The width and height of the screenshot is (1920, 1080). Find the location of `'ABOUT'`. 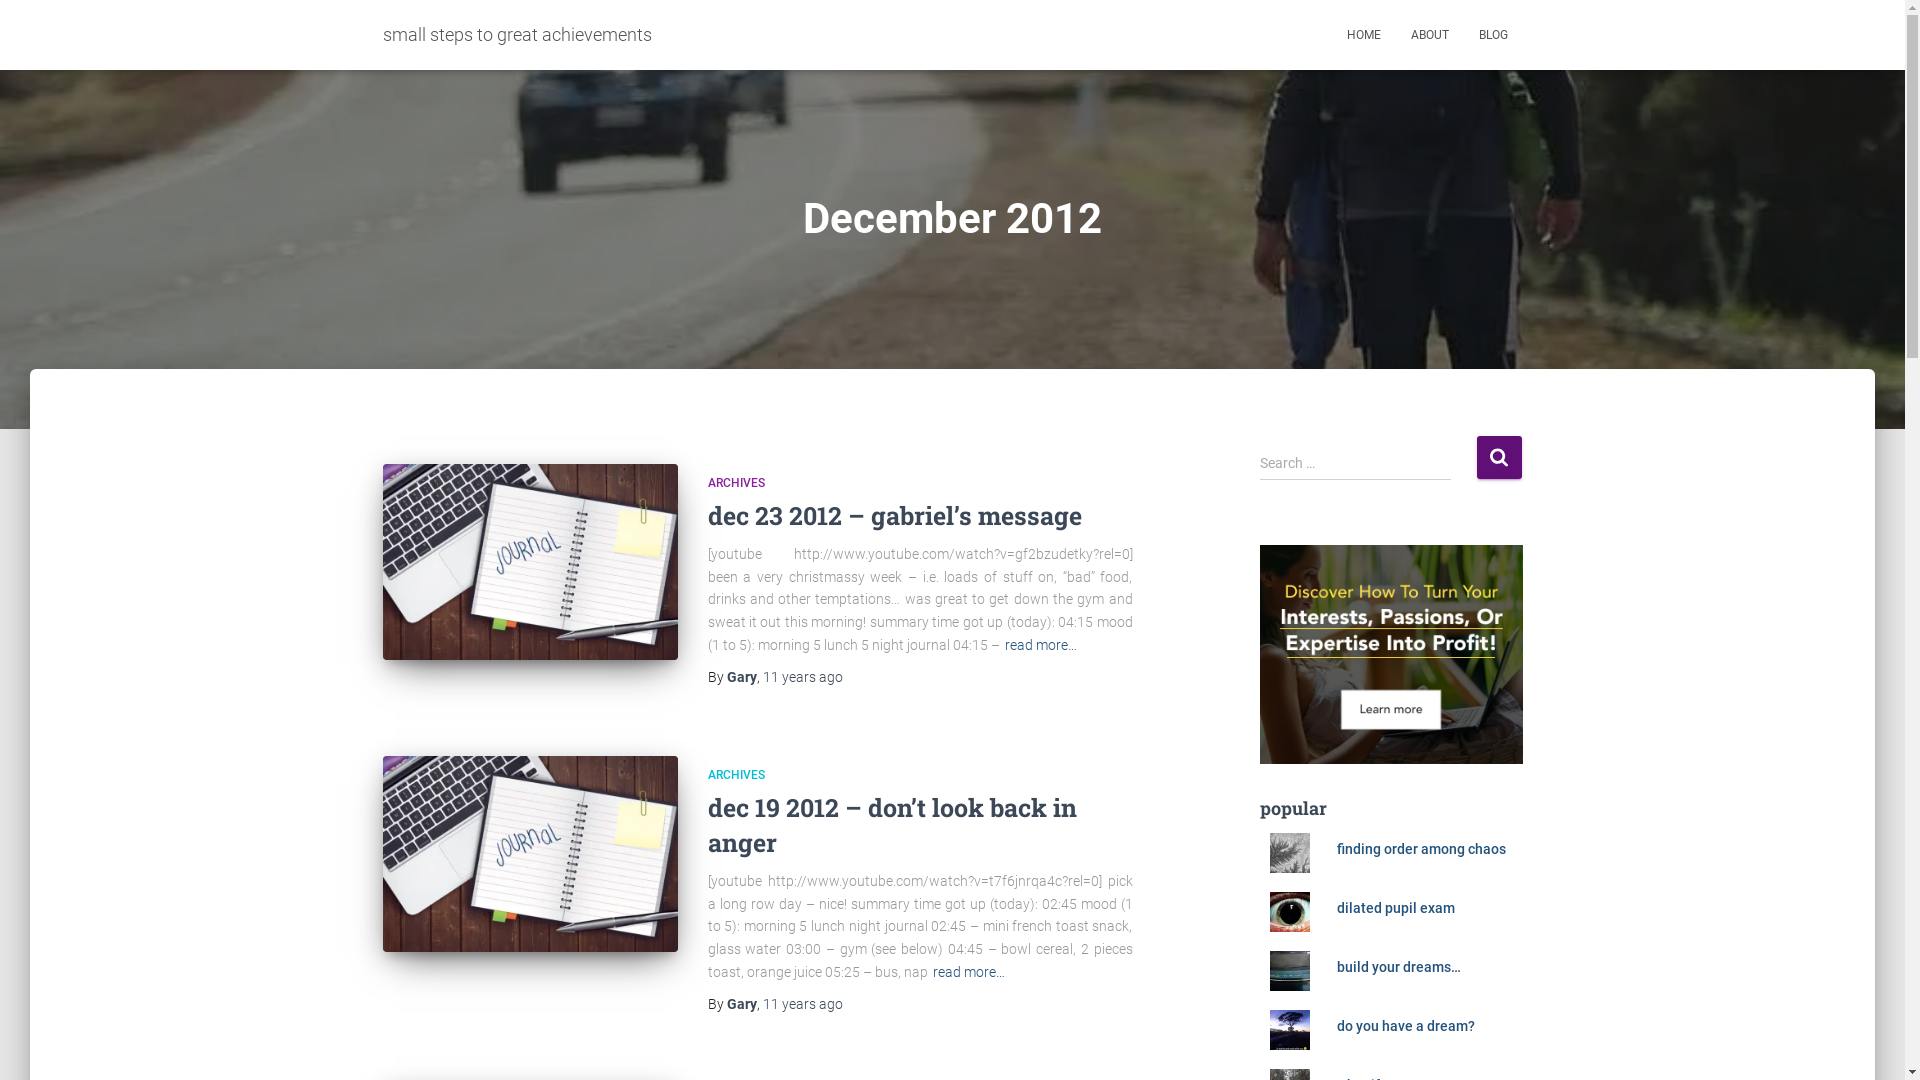

'ABOUT' is located at coordinates (1429, 34).